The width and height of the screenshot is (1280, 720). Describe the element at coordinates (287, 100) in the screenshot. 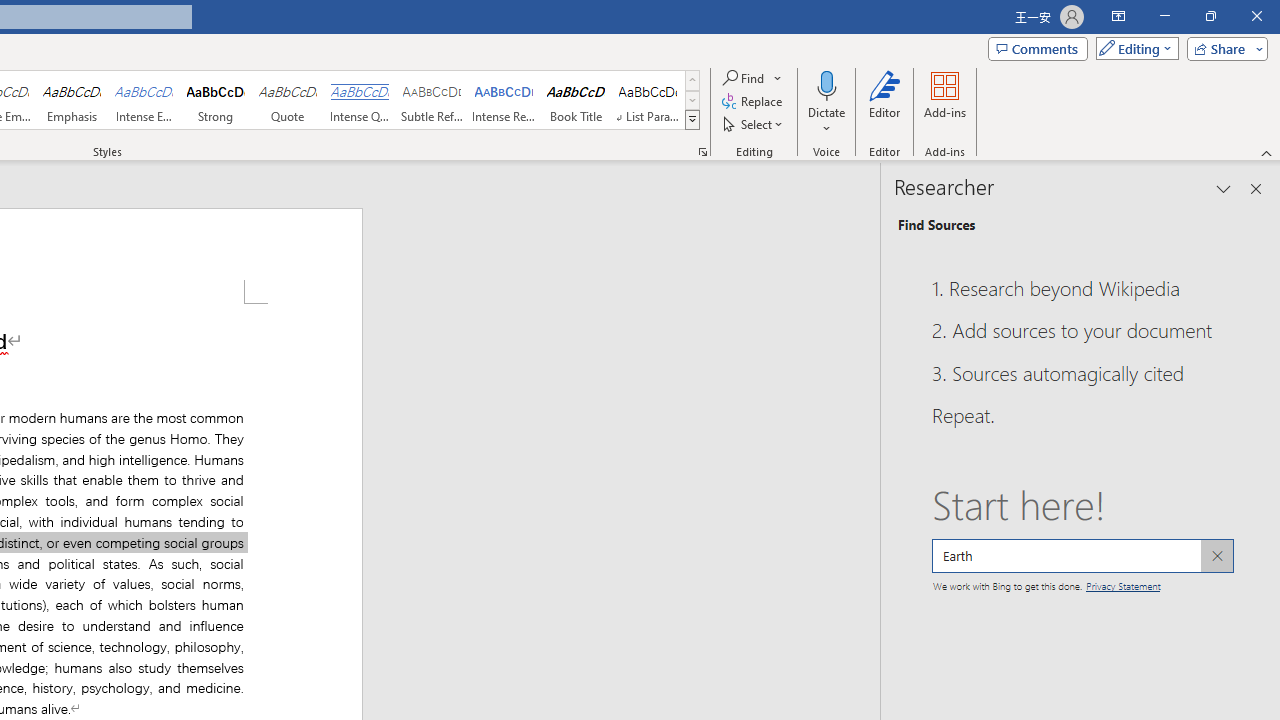

I see `'Quote'` at that location.